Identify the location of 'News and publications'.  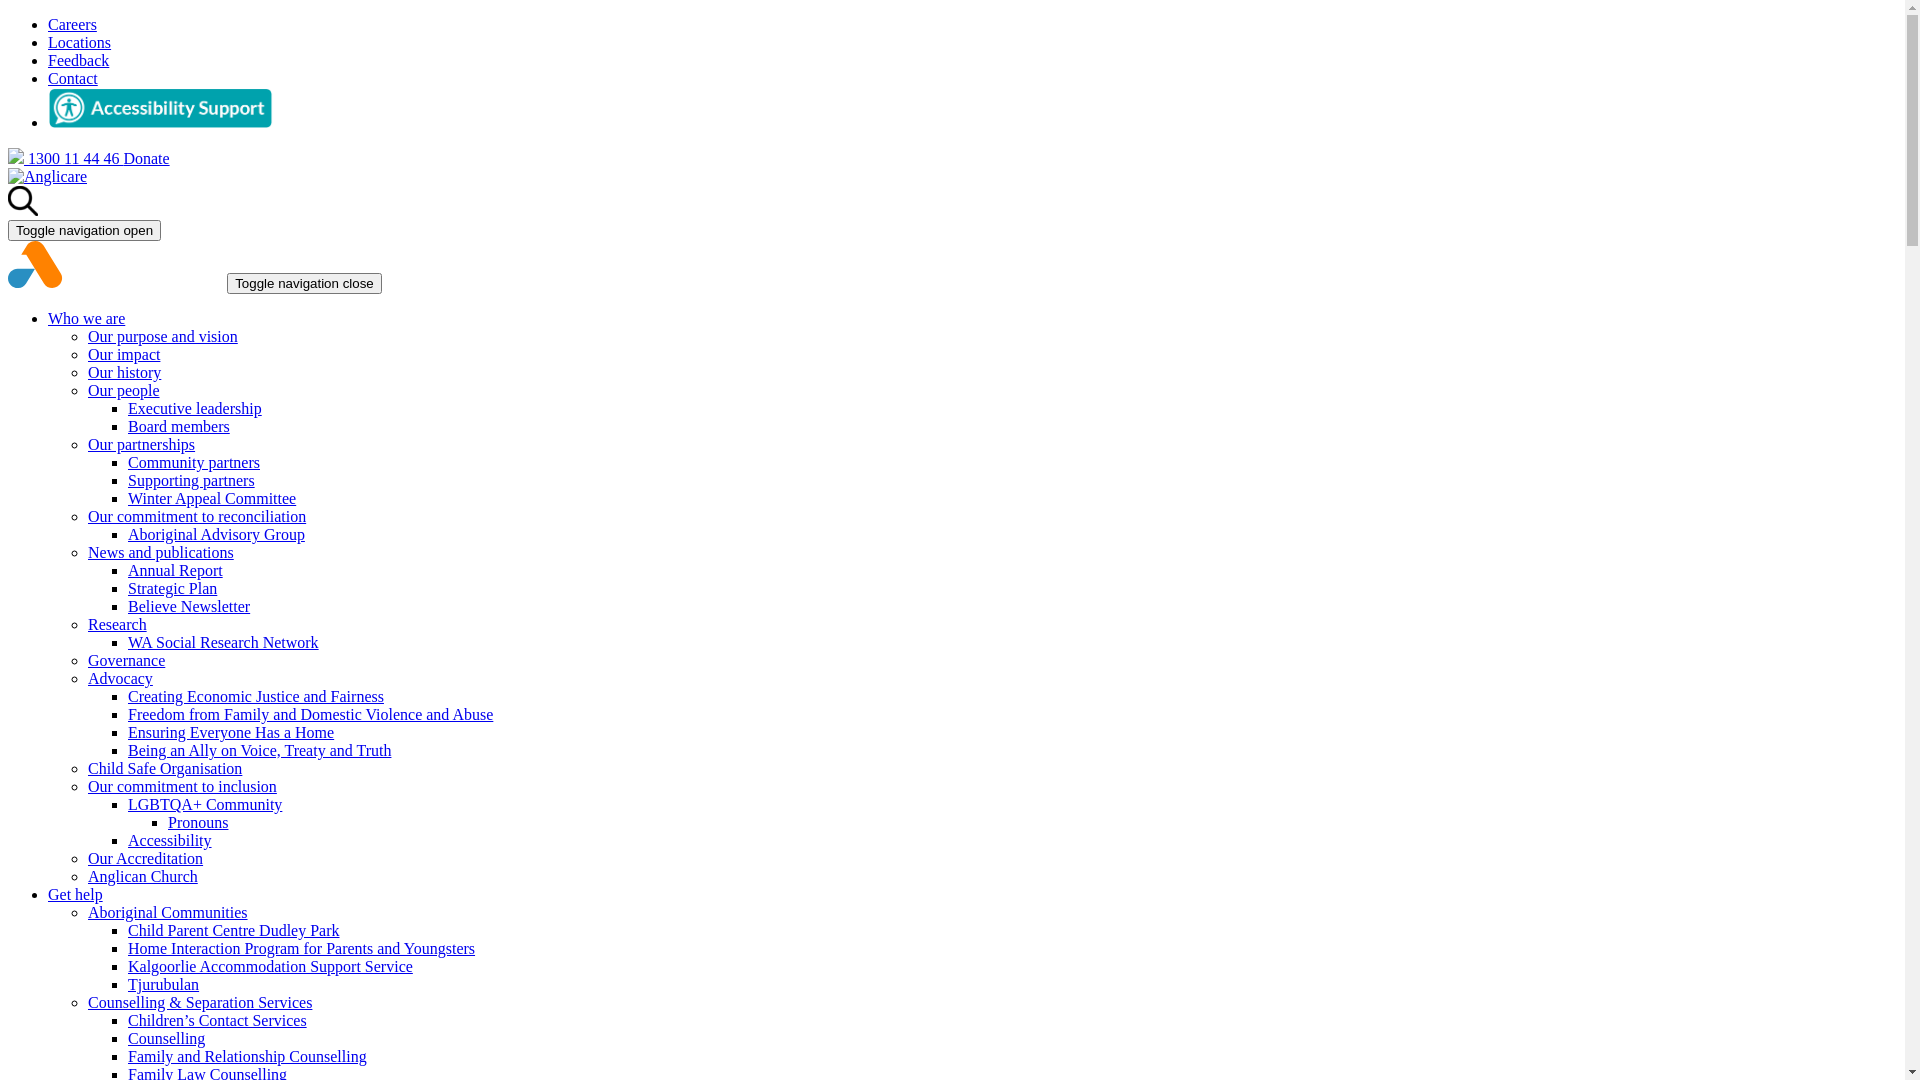
(161, 552).